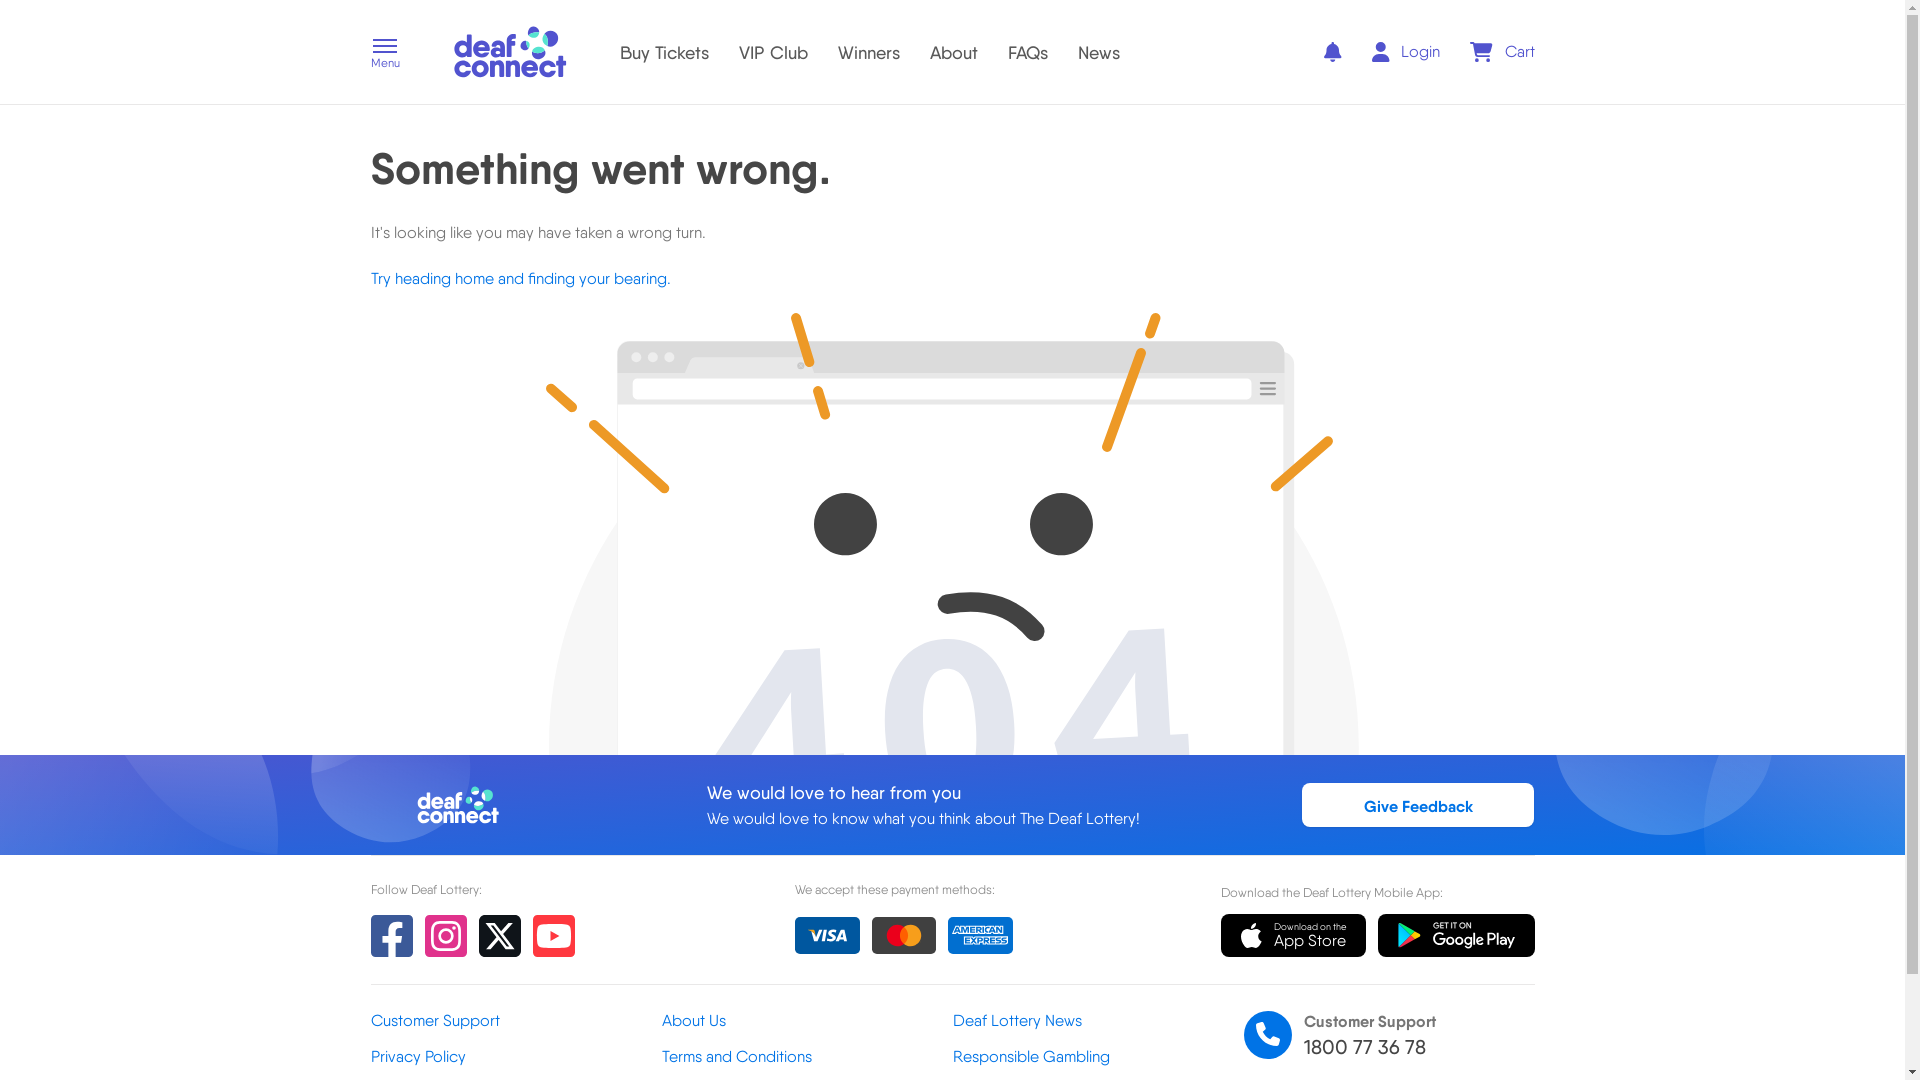 Image resolution: width=1920 pixels, height=1080 pixels. I want to click on 'VIP Club', so click(737, 50).